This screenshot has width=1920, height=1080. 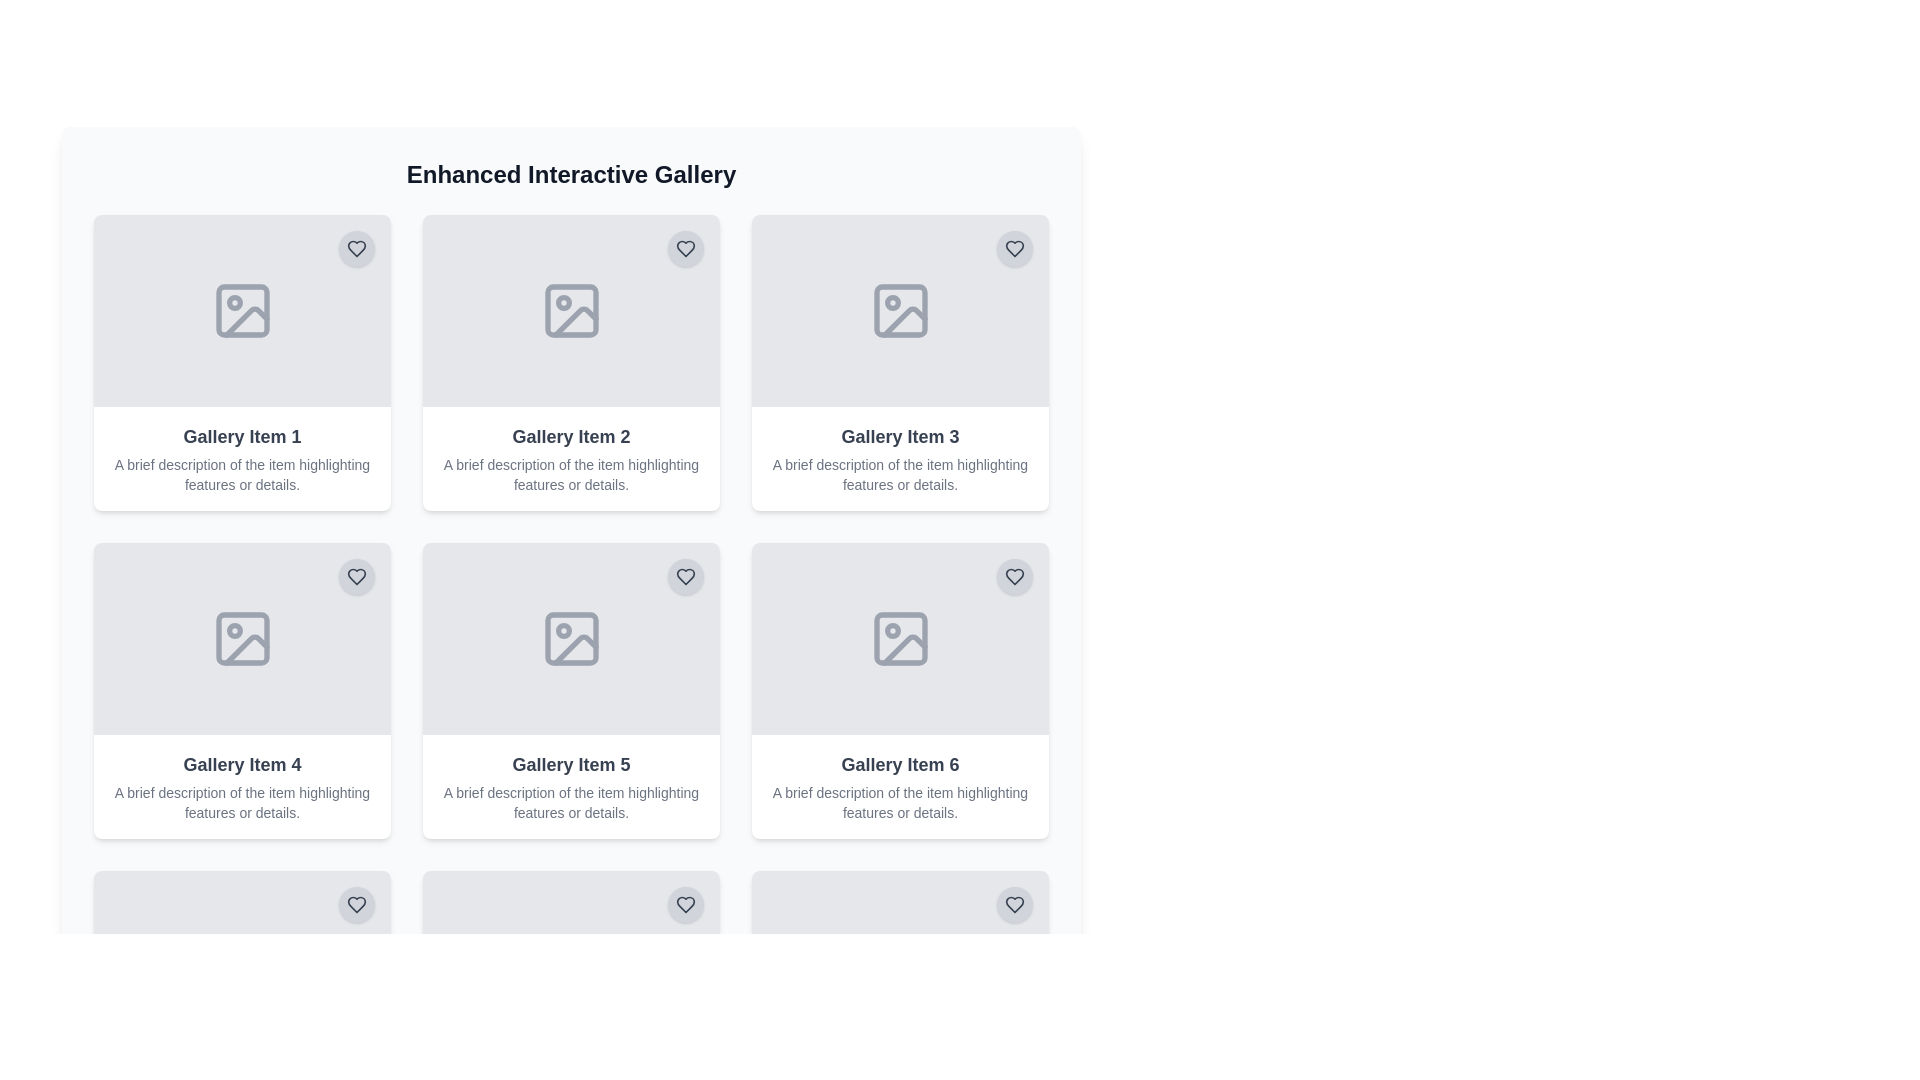 What do you see at coordinates (234, 303) in the screenshot?
I see `the small circular graphical icon located in the top-left corner of the 'Gallery Item 1' panel` at bounding box center [234, 303].